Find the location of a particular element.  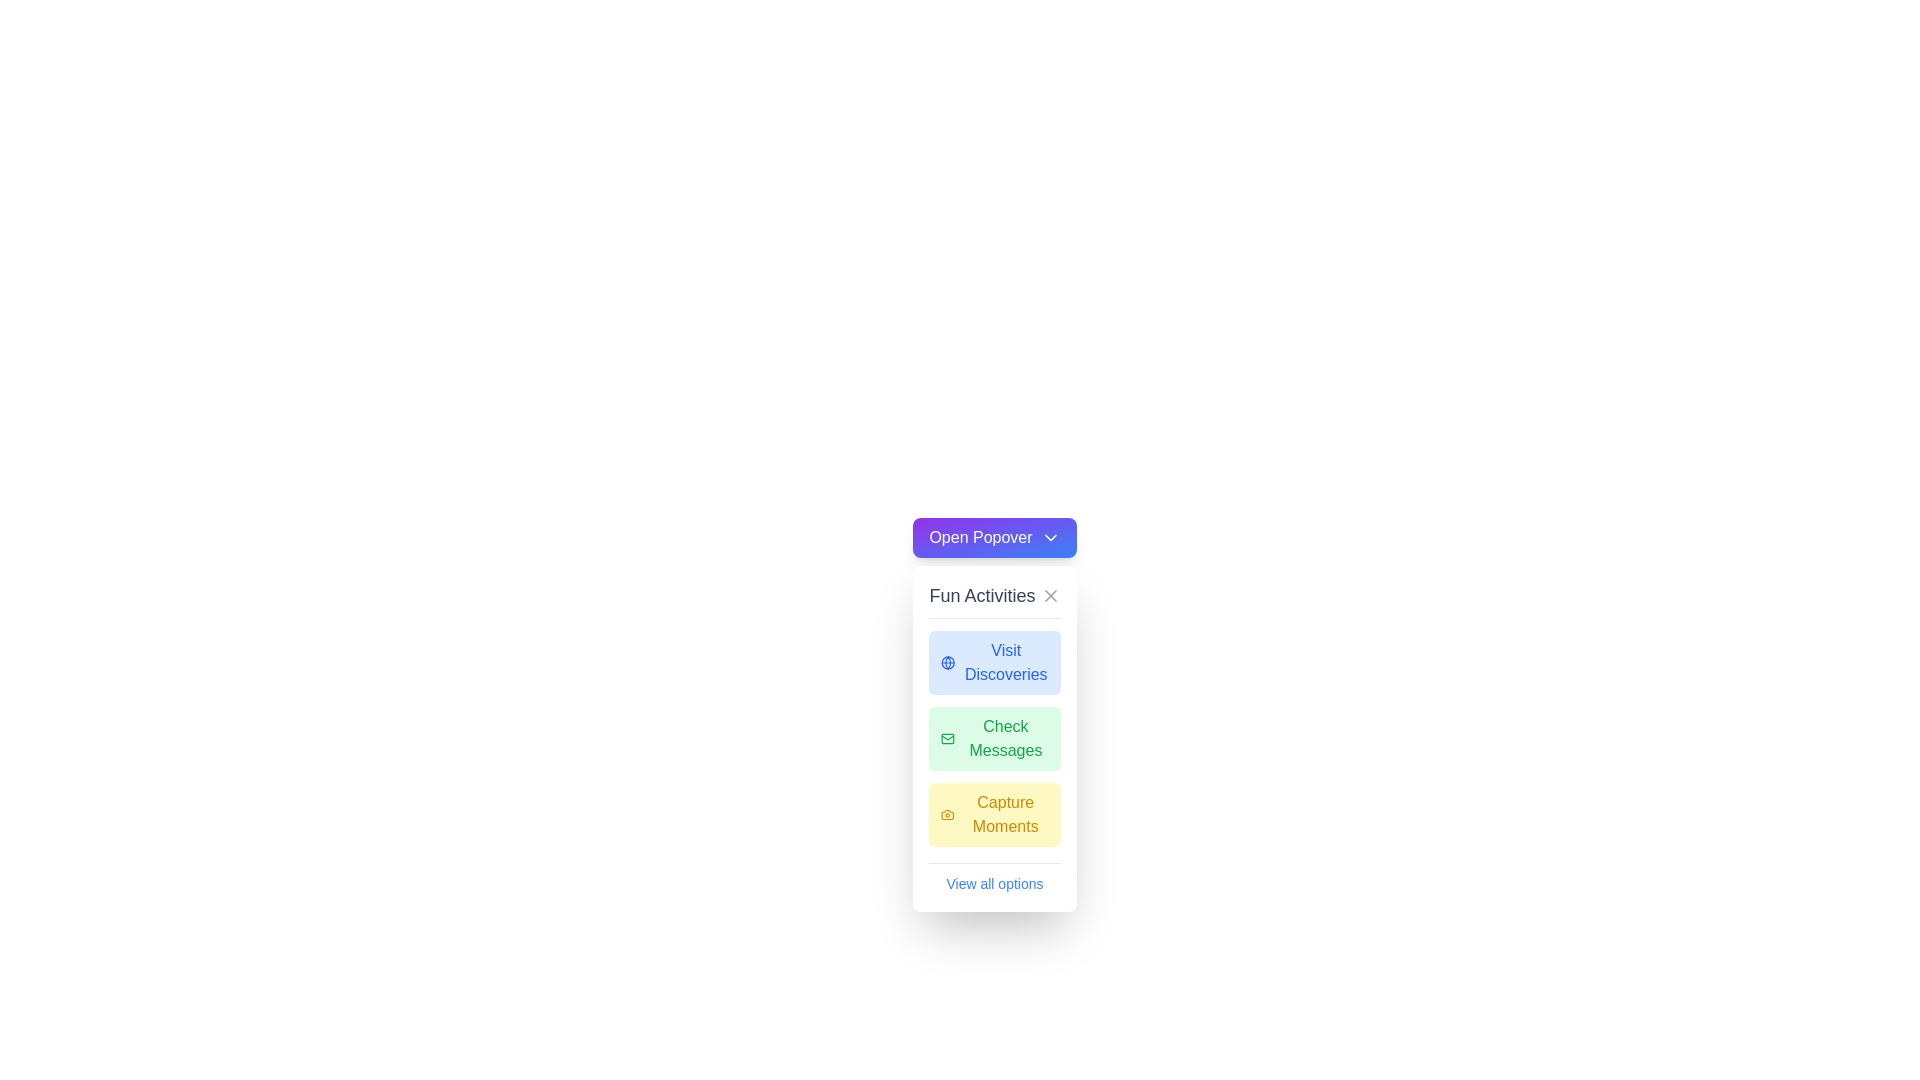

the 'Visit Discoveries' button, which contains a light blue globe icon with latitude and longitude markings, to indirectly interact with the icon is located at coordinates (947, 663).